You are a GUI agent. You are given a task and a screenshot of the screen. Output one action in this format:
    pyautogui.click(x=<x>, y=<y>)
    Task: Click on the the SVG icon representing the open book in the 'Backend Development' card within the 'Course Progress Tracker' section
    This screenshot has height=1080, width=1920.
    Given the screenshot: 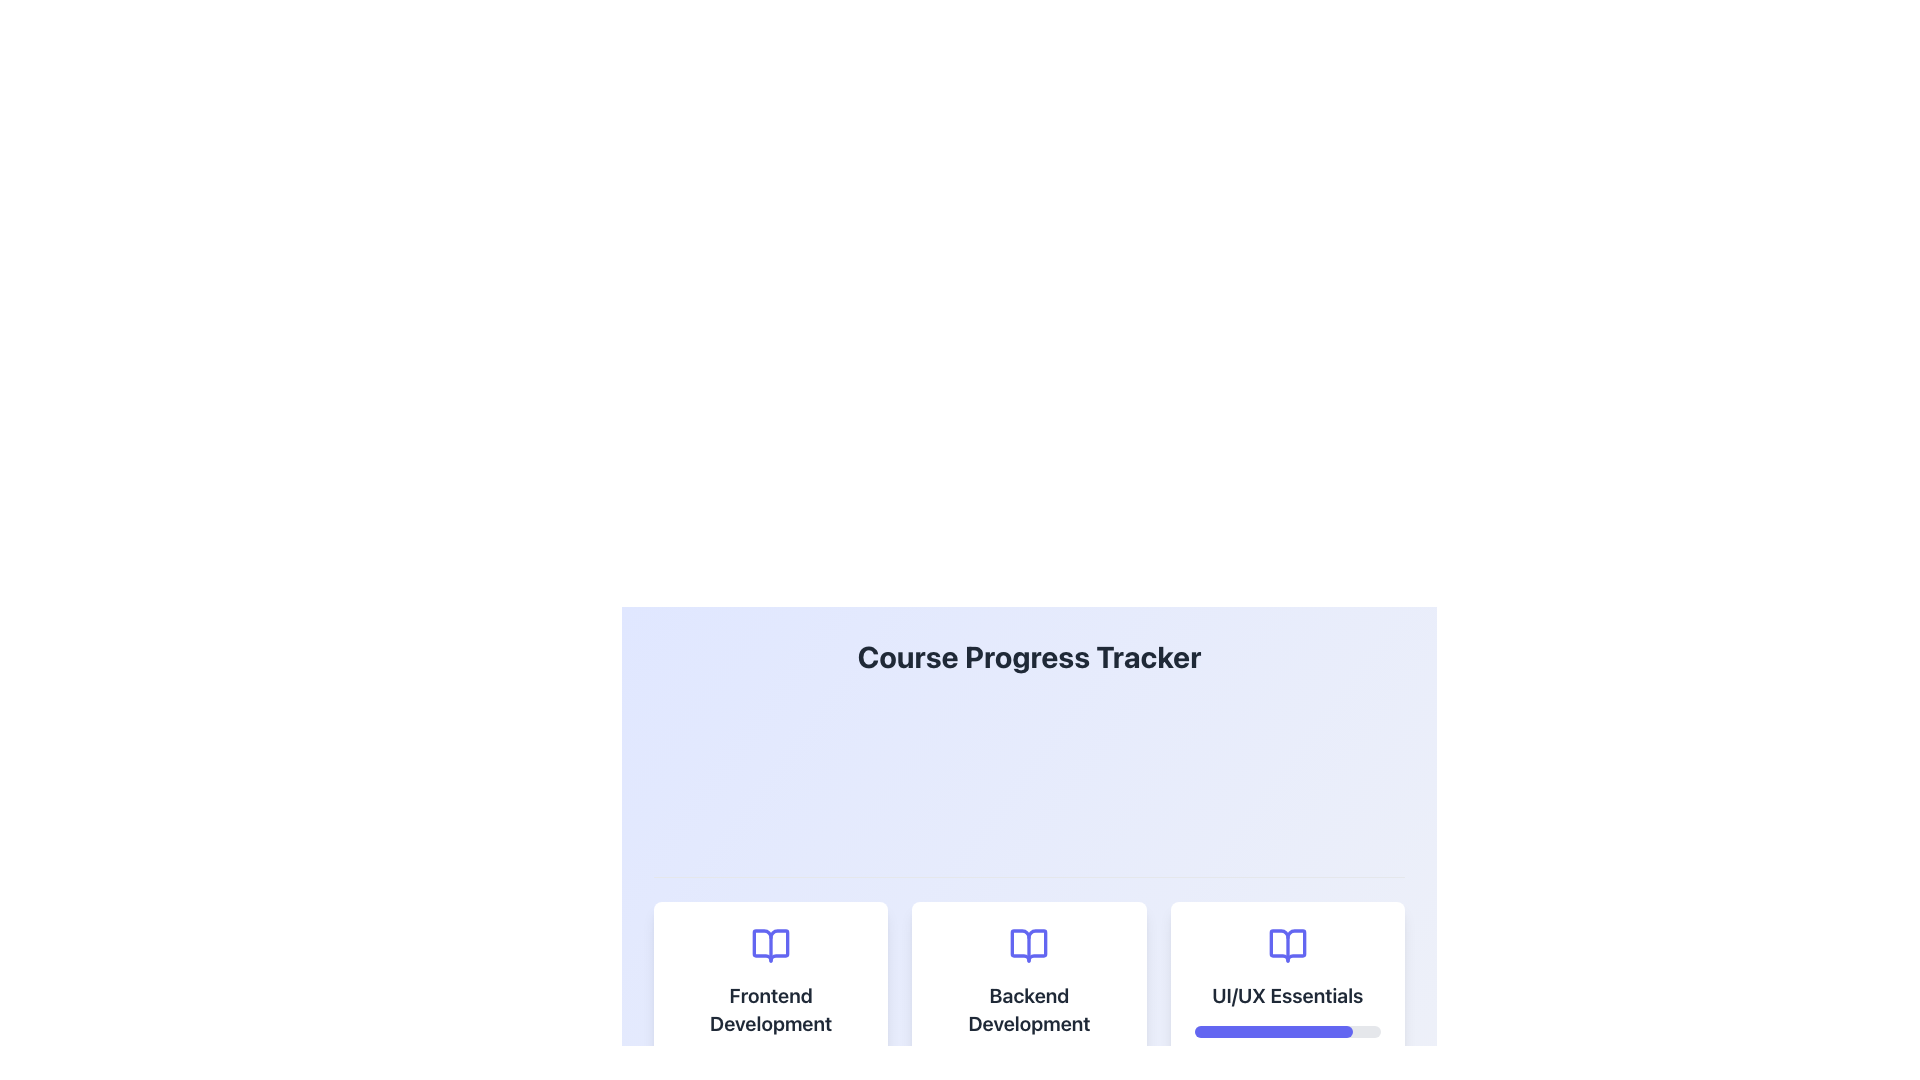 What is the action you would take?
    pyautogui.click(x=1029, y=945)
    